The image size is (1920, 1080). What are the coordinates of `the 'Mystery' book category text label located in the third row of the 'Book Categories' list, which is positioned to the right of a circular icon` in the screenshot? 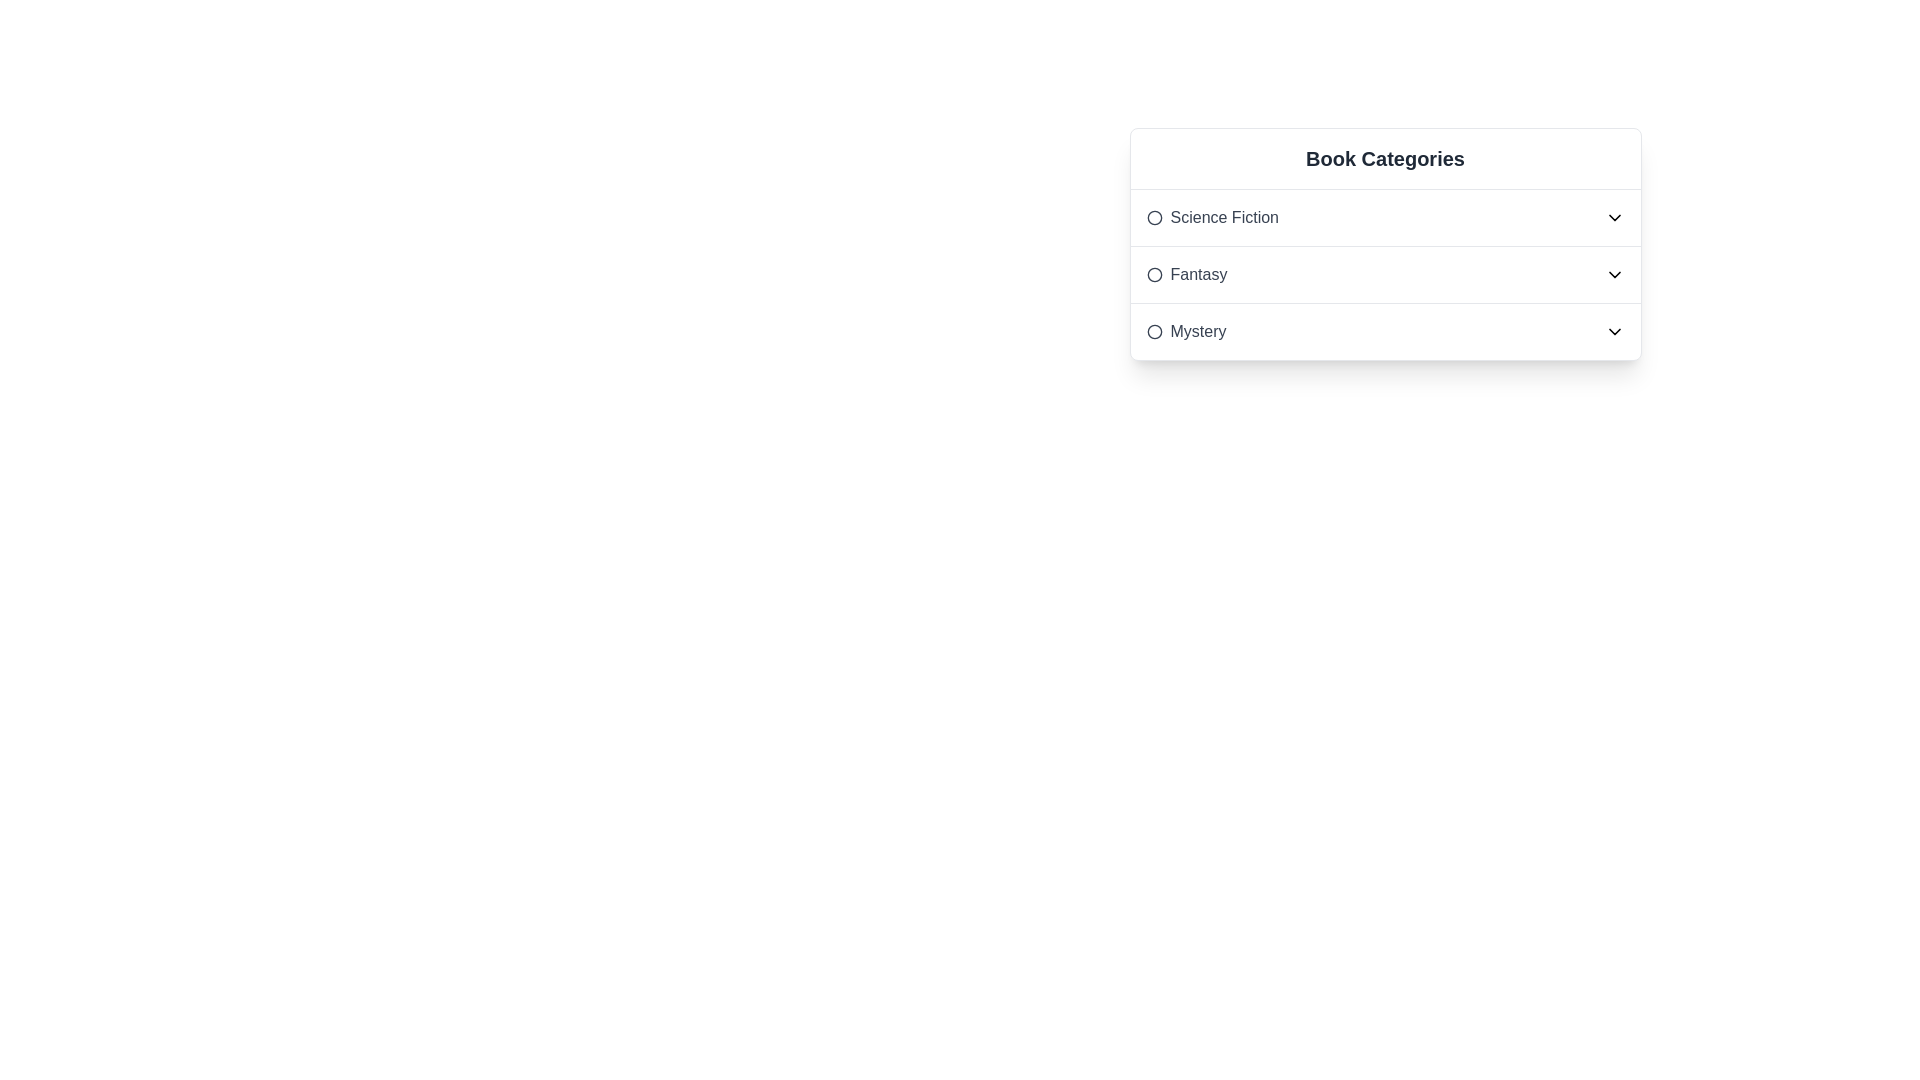 It's located at (1198, 330).